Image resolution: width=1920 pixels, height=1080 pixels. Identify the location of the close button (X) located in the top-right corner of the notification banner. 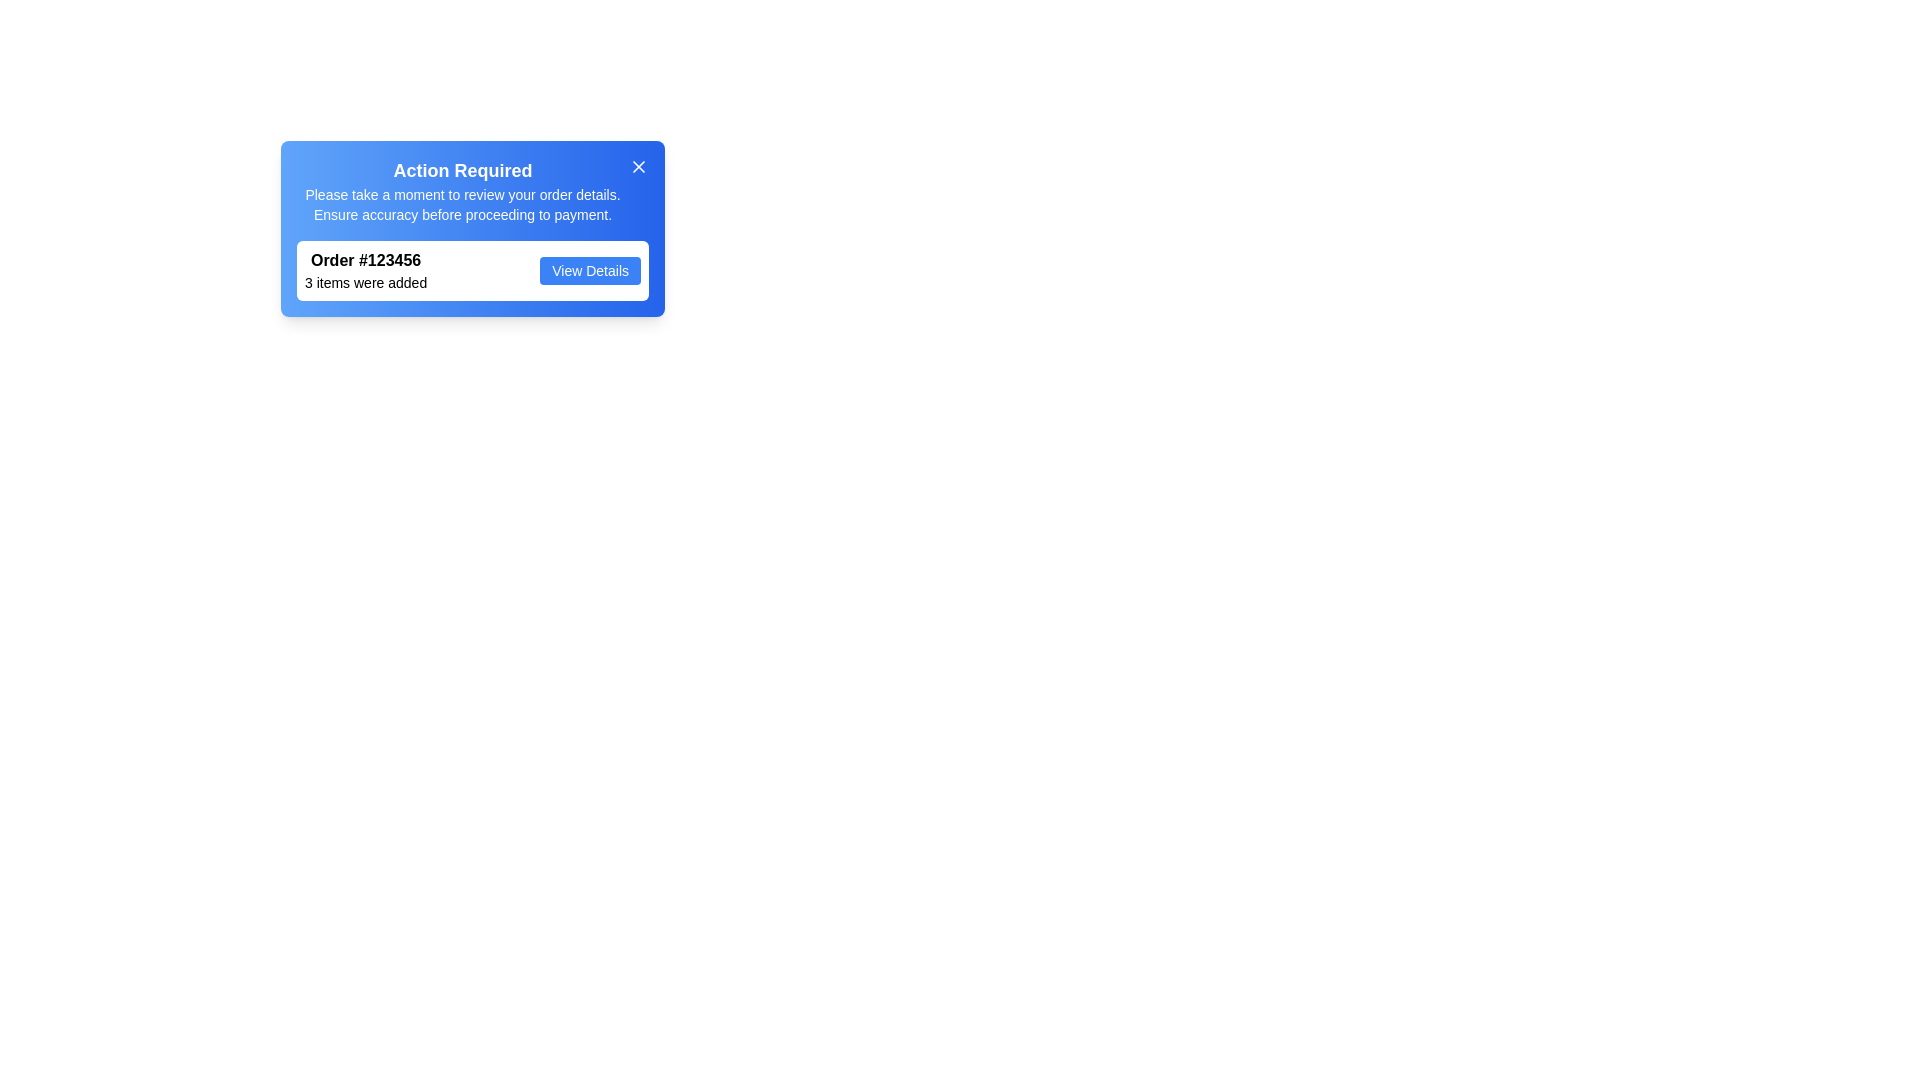
(637, 165).